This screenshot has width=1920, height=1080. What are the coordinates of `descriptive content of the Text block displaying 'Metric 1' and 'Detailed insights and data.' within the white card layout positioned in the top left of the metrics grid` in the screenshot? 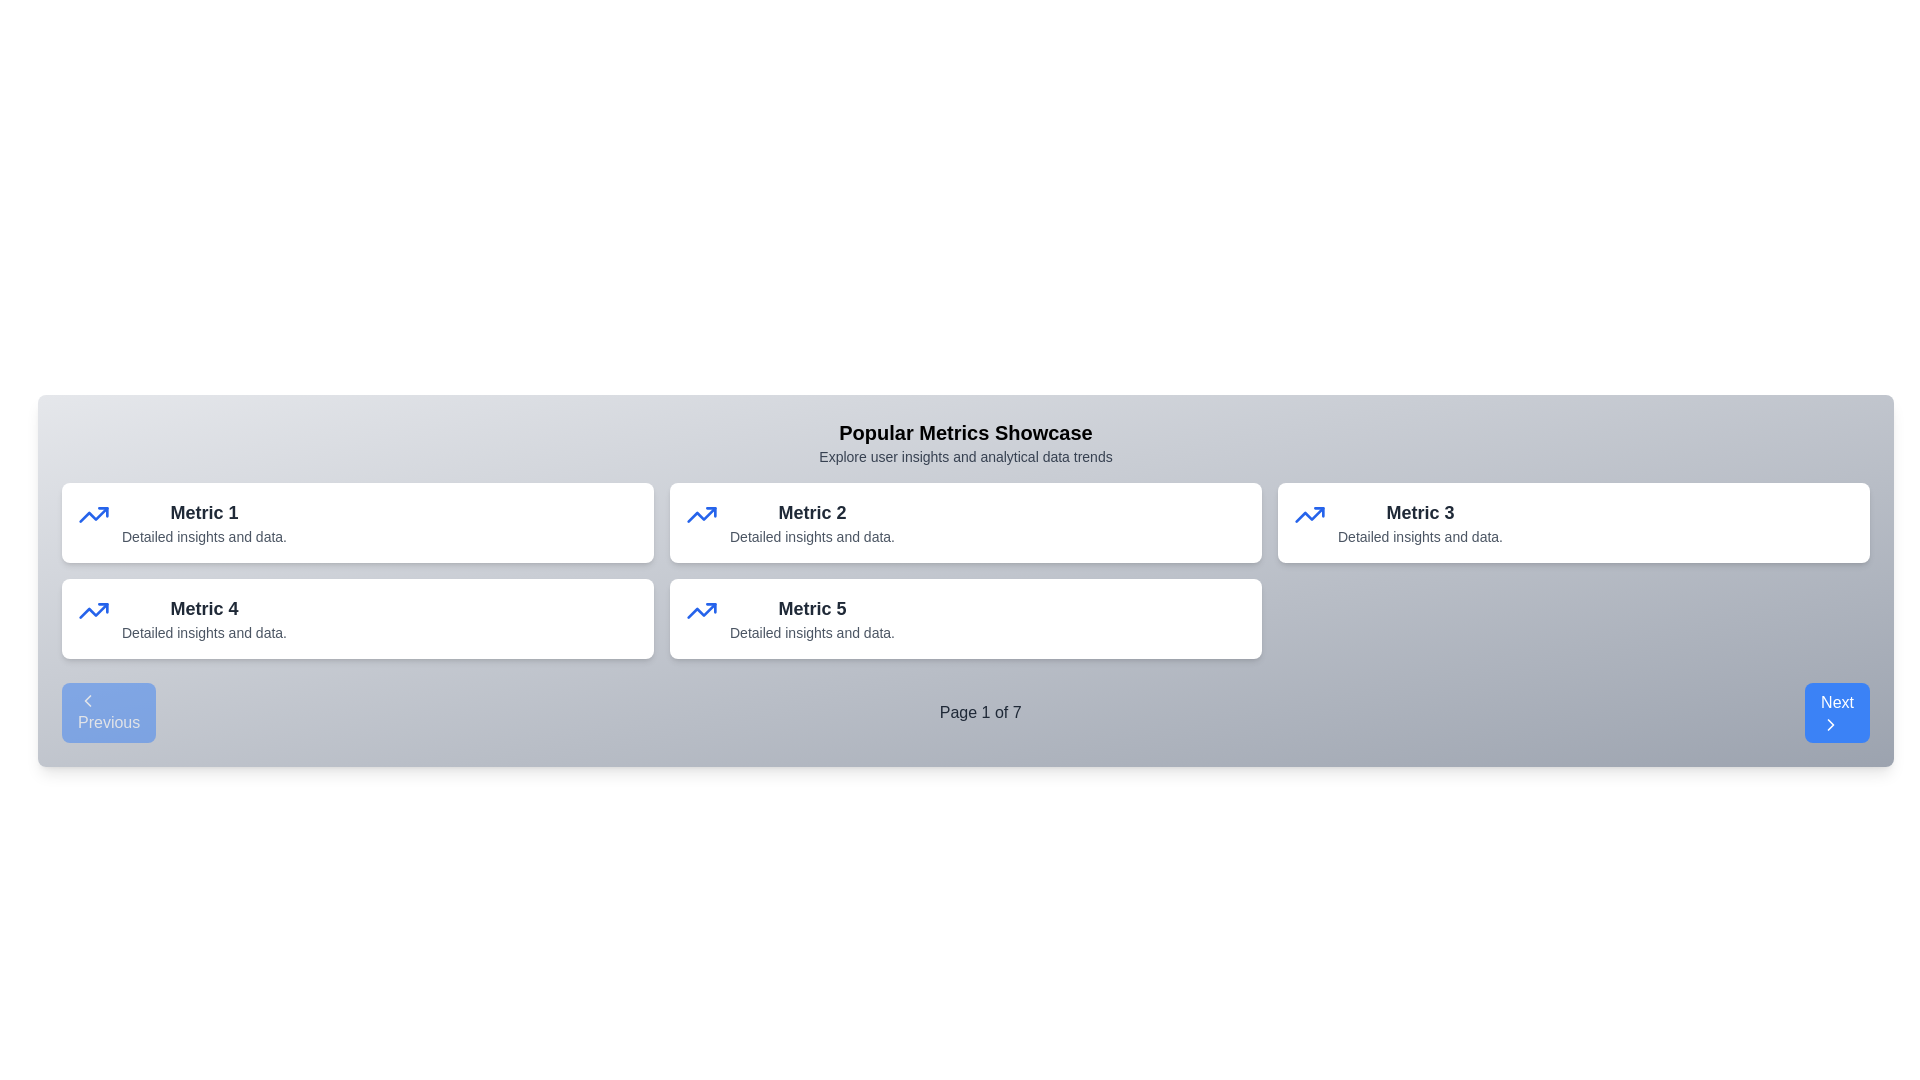 It's located at (198, 522).